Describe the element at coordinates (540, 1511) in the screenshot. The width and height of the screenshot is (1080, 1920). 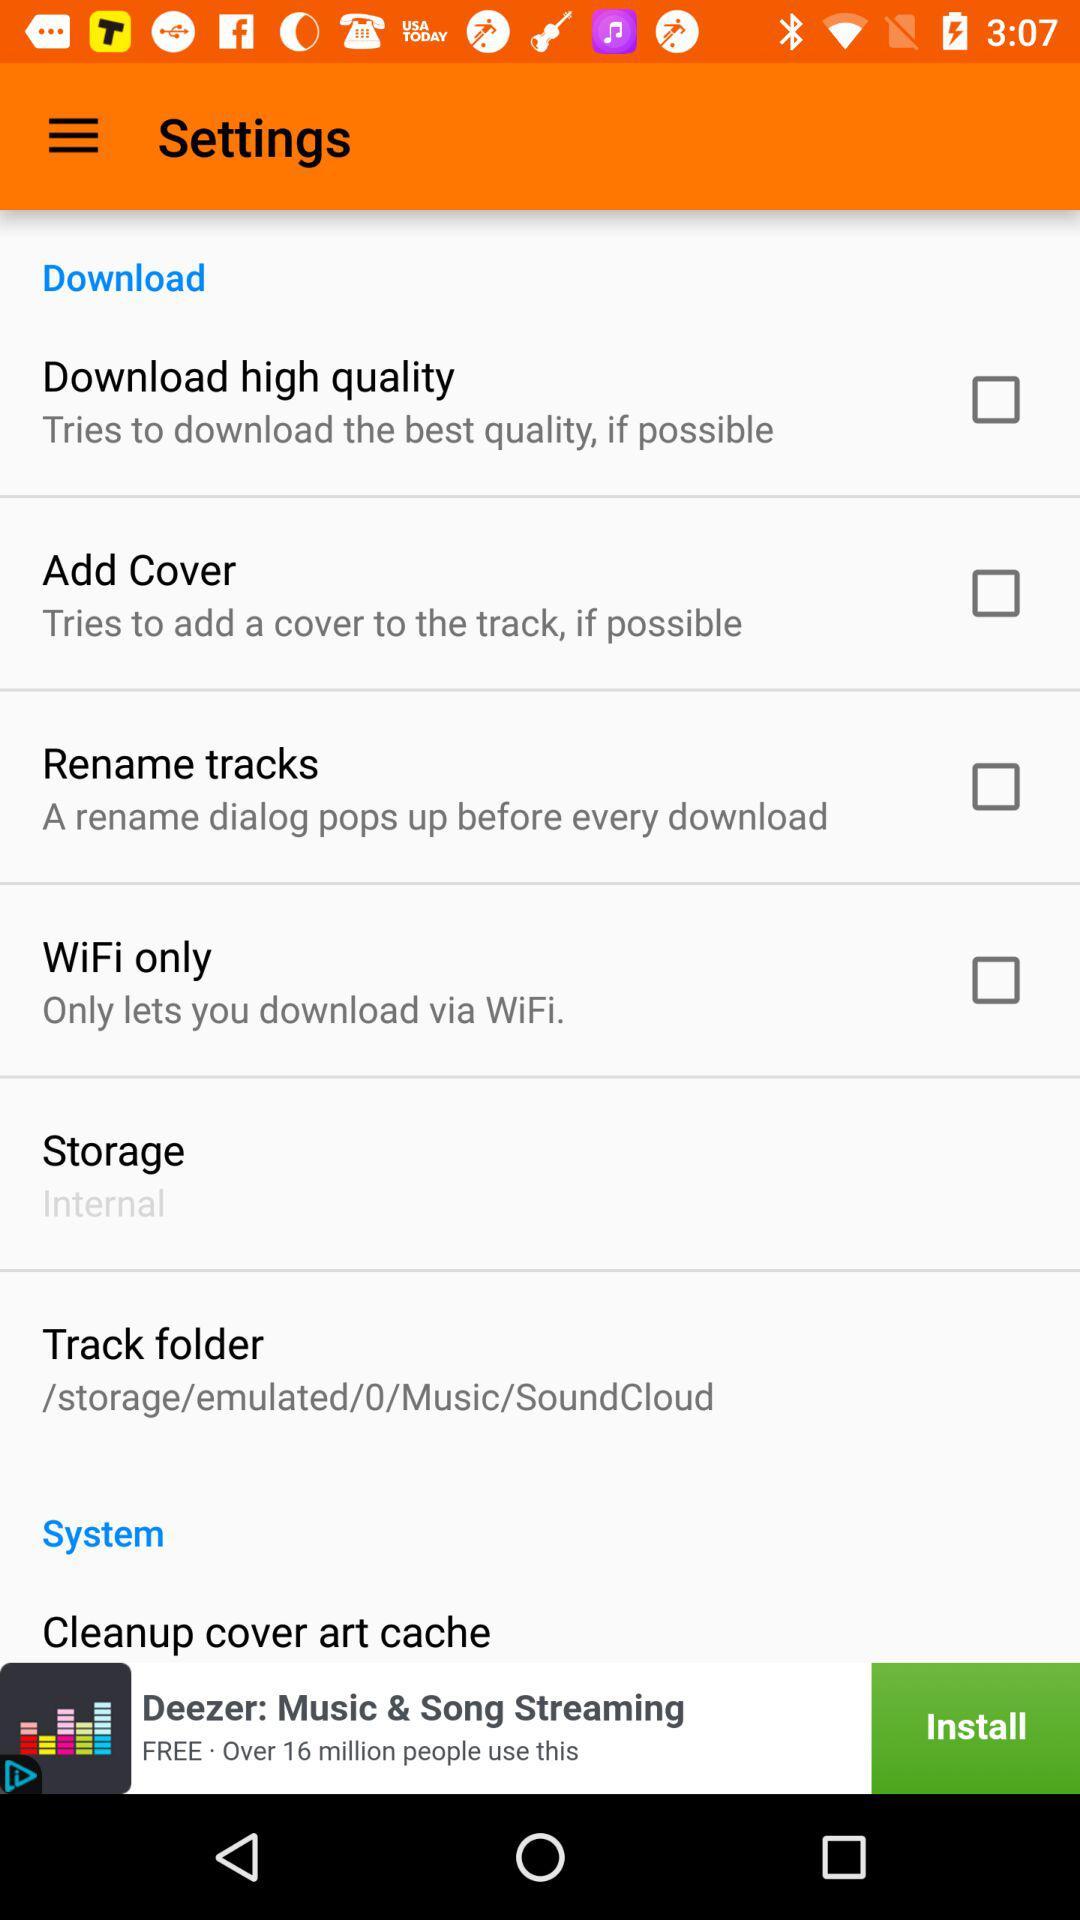
I see `the system item` at that location.